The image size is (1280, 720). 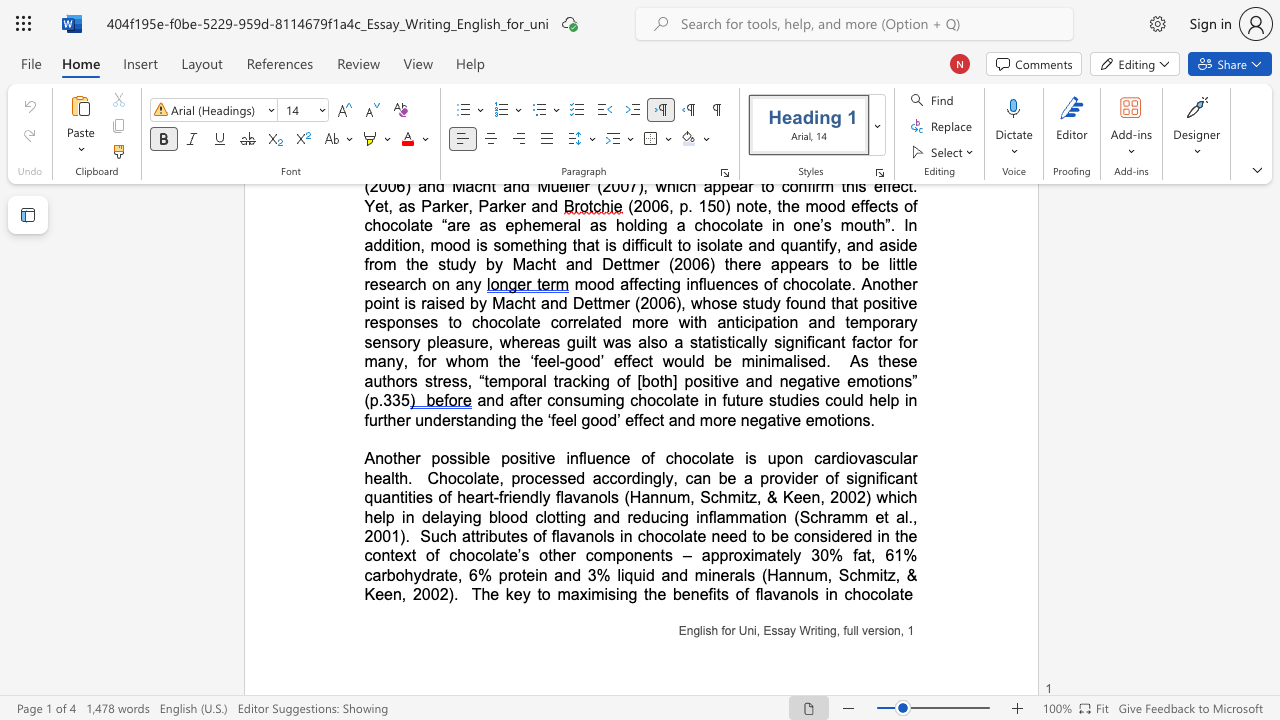 What do you see at coordinates (898, 458) in the screenshot?
I see `the subset text "lar hea" within the text "Another possible positive influence of chocolate is upon cardiovascular health"` at bounding box center [898, 458].